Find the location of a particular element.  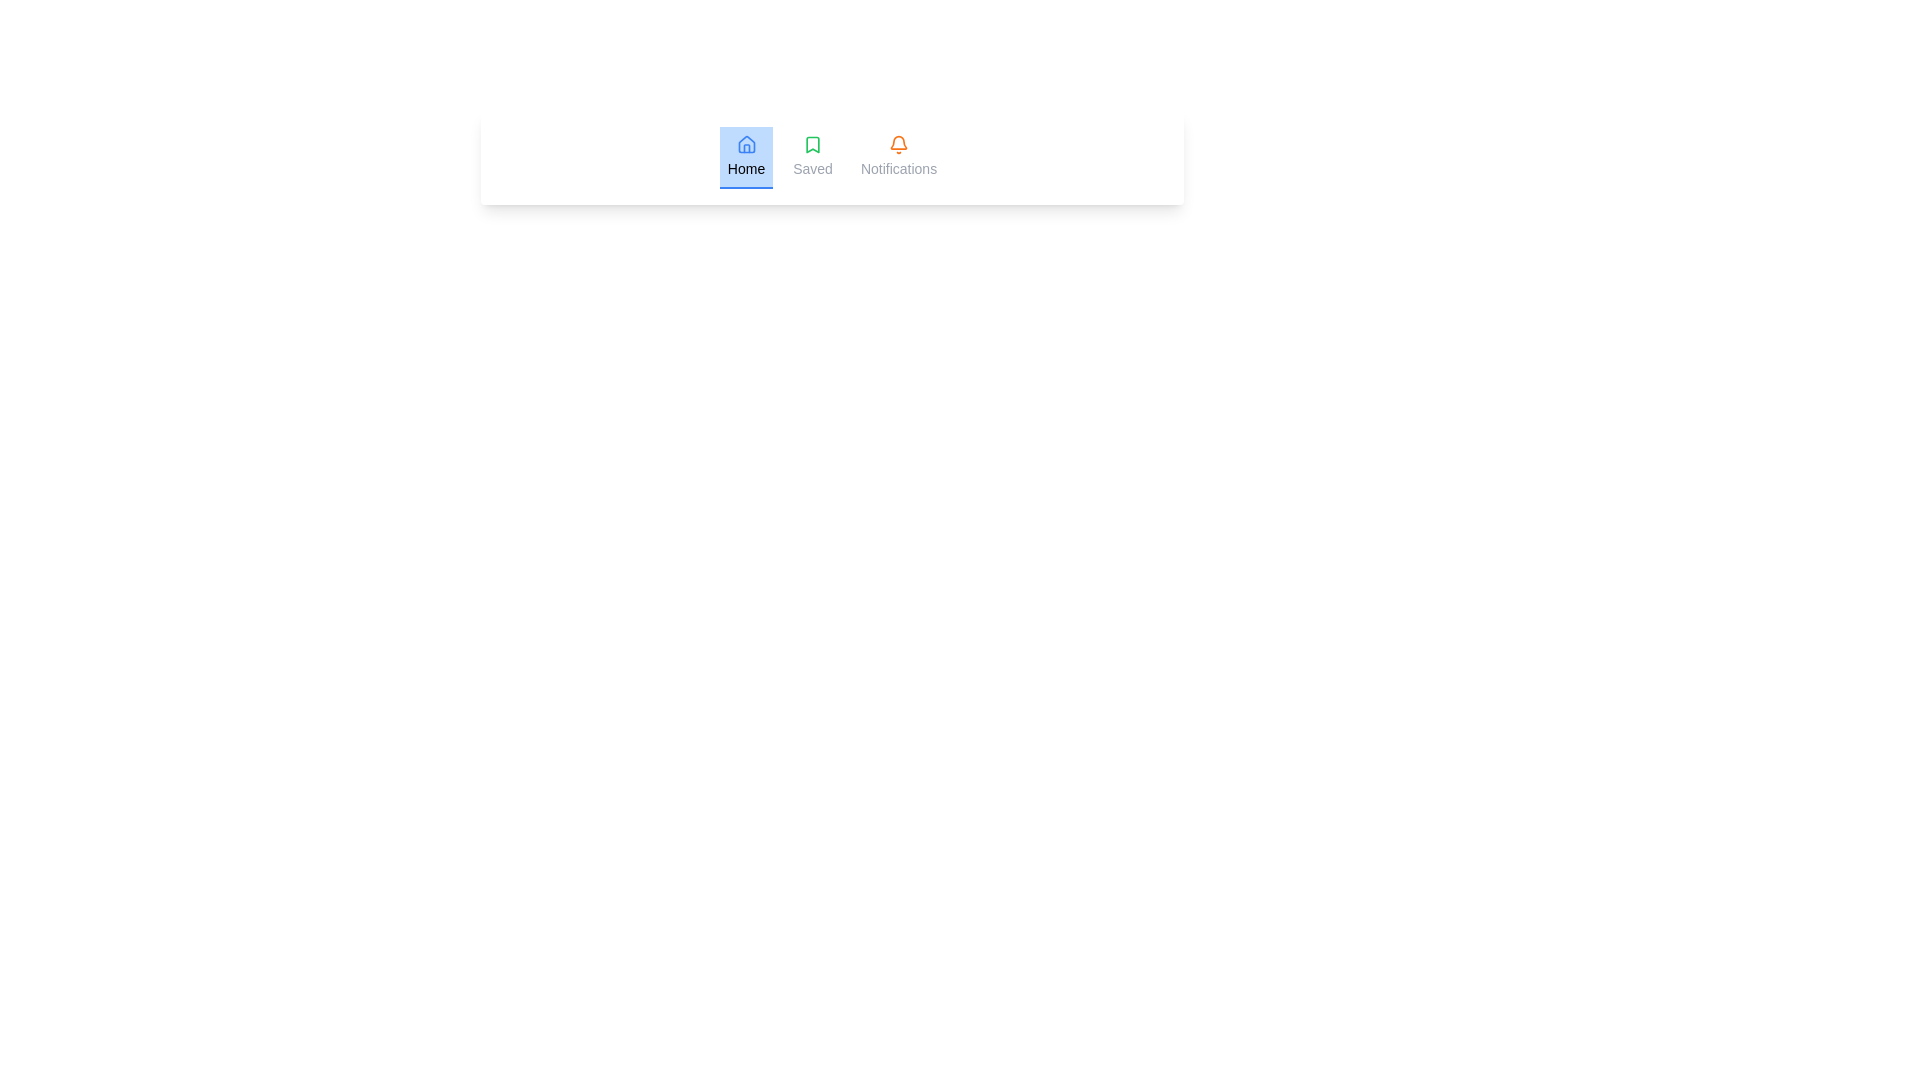

the category Saved by clicking on its name or icon is located at coordinates (812, 157).